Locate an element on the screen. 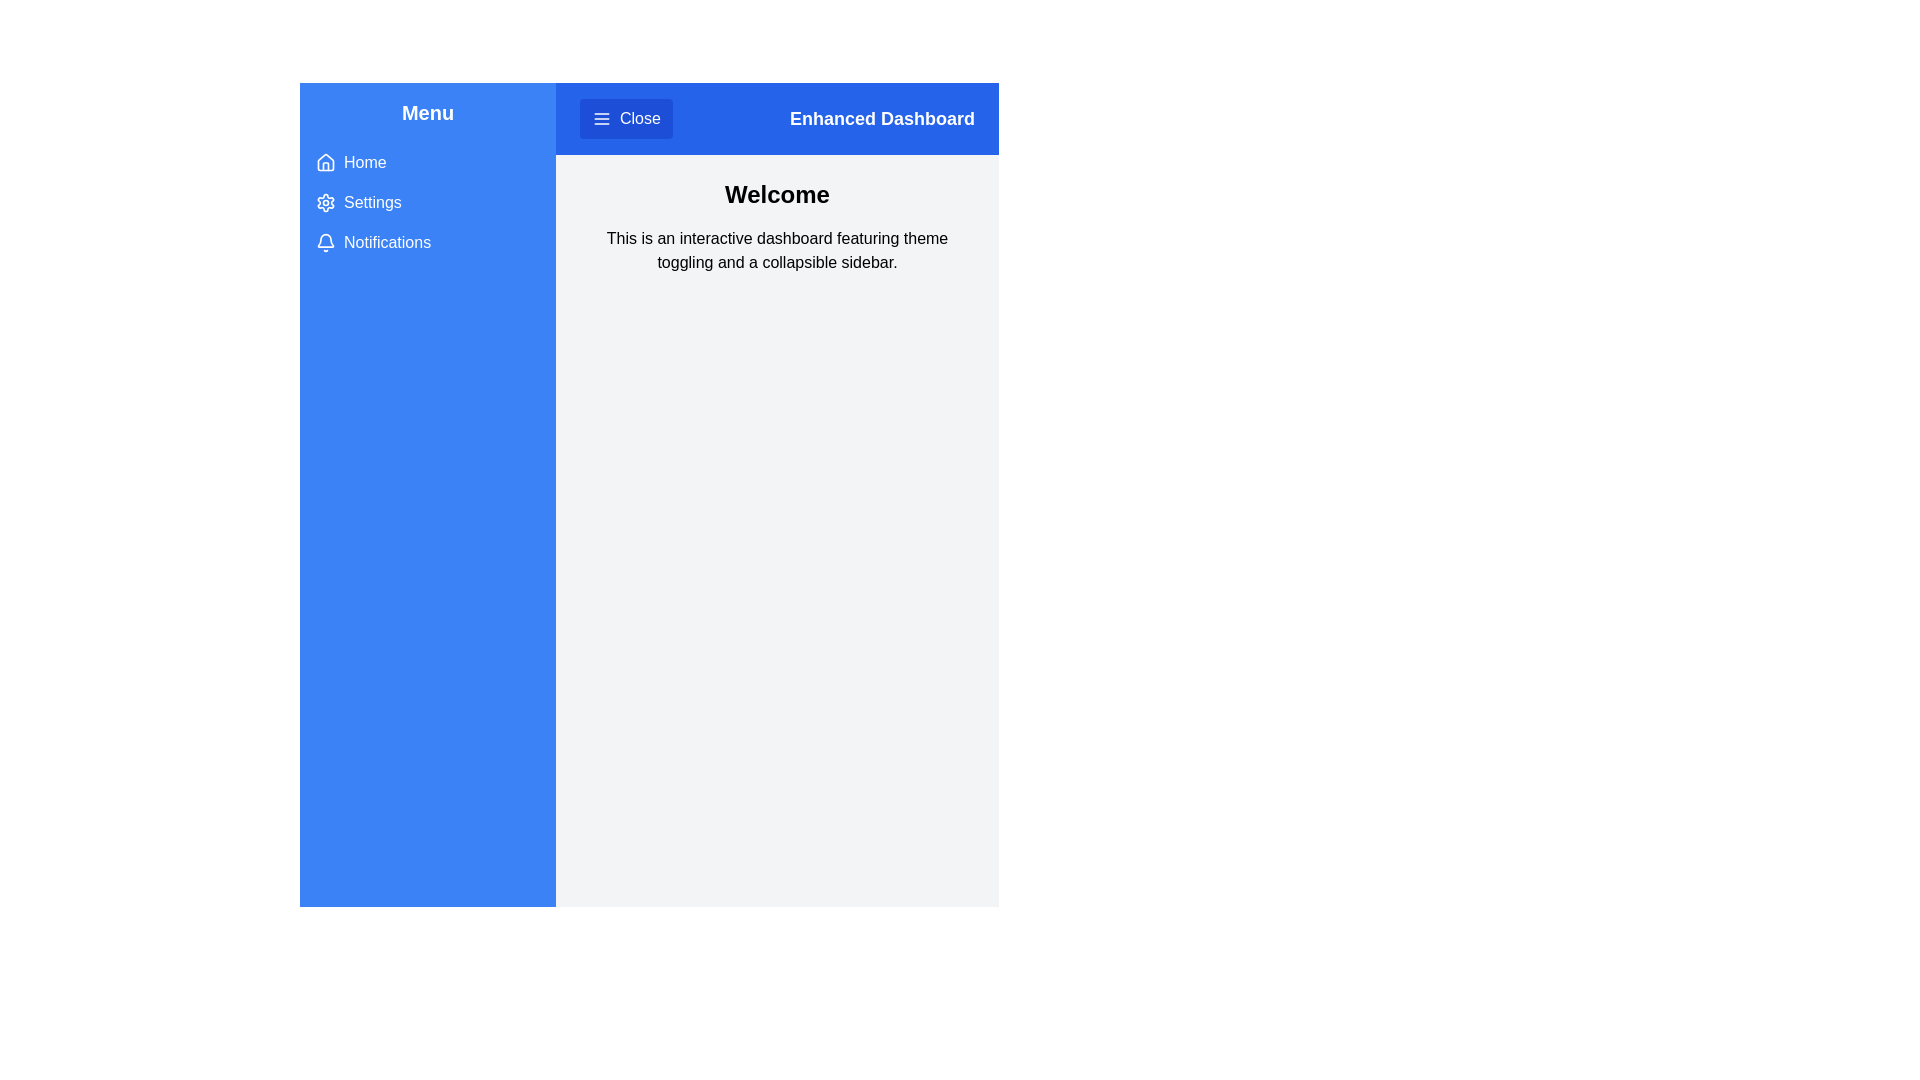 The height and width of the screenshot is (1080, 1920). the bell icon in the left navigation menu, which is styled with a white outline on a blue background and represents the notification feature is located at coordinates (326, 239).